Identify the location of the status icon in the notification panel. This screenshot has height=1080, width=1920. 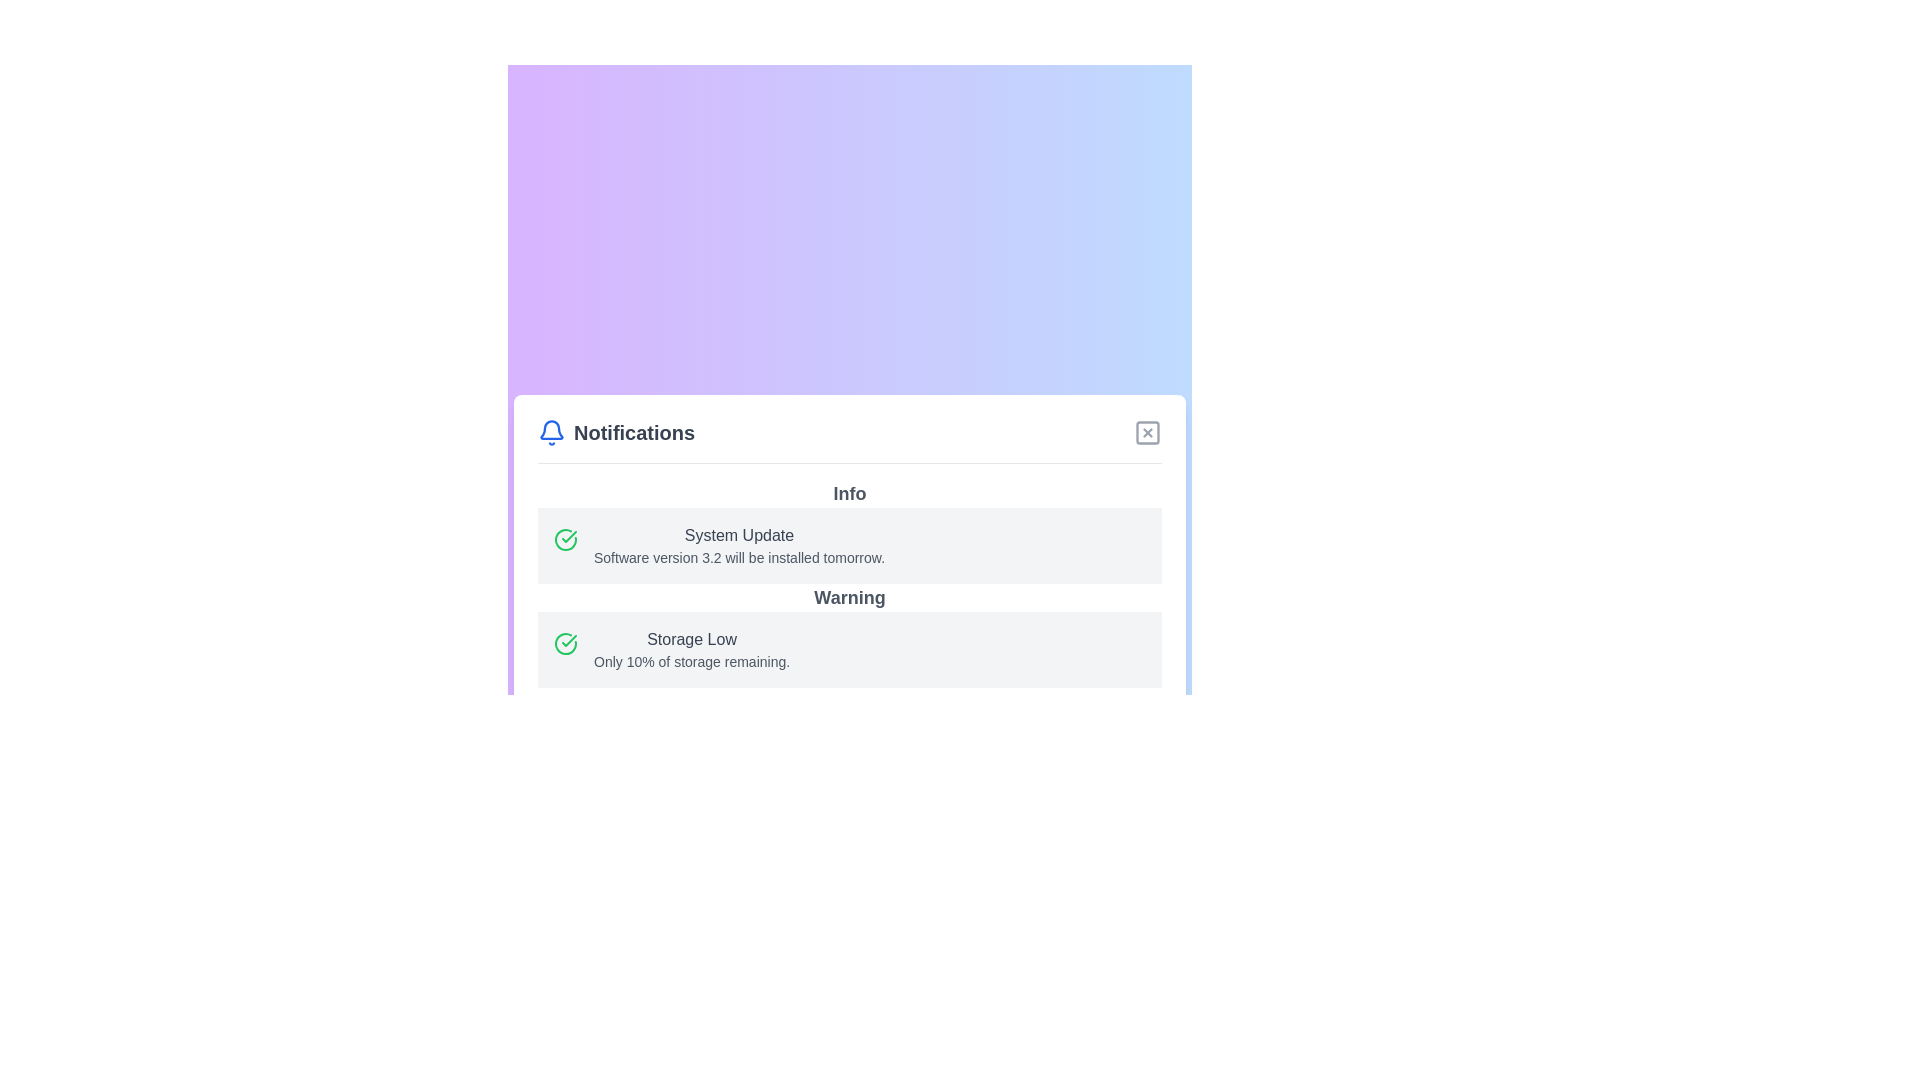
(565, 643).